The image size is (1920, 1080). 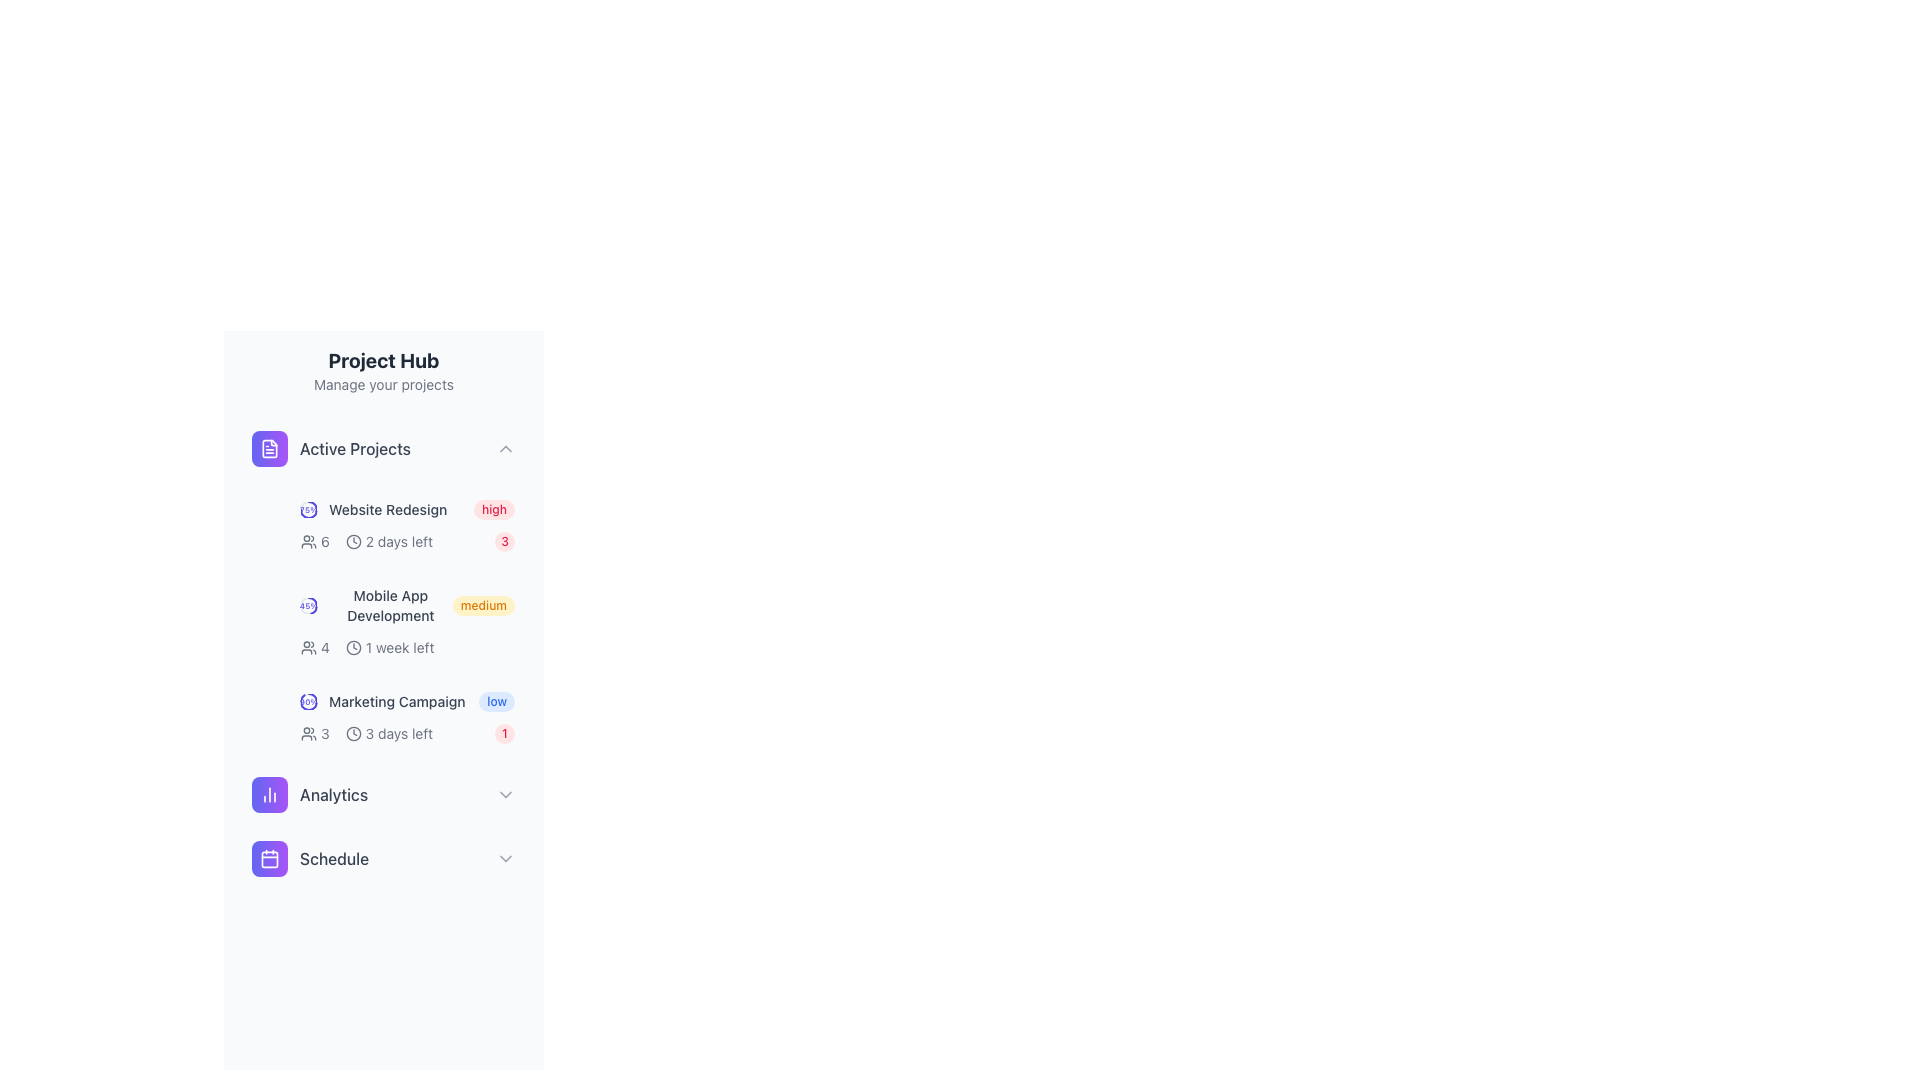 What do you see at coordinates (331, 447) in the screenshot?
I see `the 'Active Projects' label in the left-hand sidebar under 'Project Hub'` at bounding box center [331, 447].